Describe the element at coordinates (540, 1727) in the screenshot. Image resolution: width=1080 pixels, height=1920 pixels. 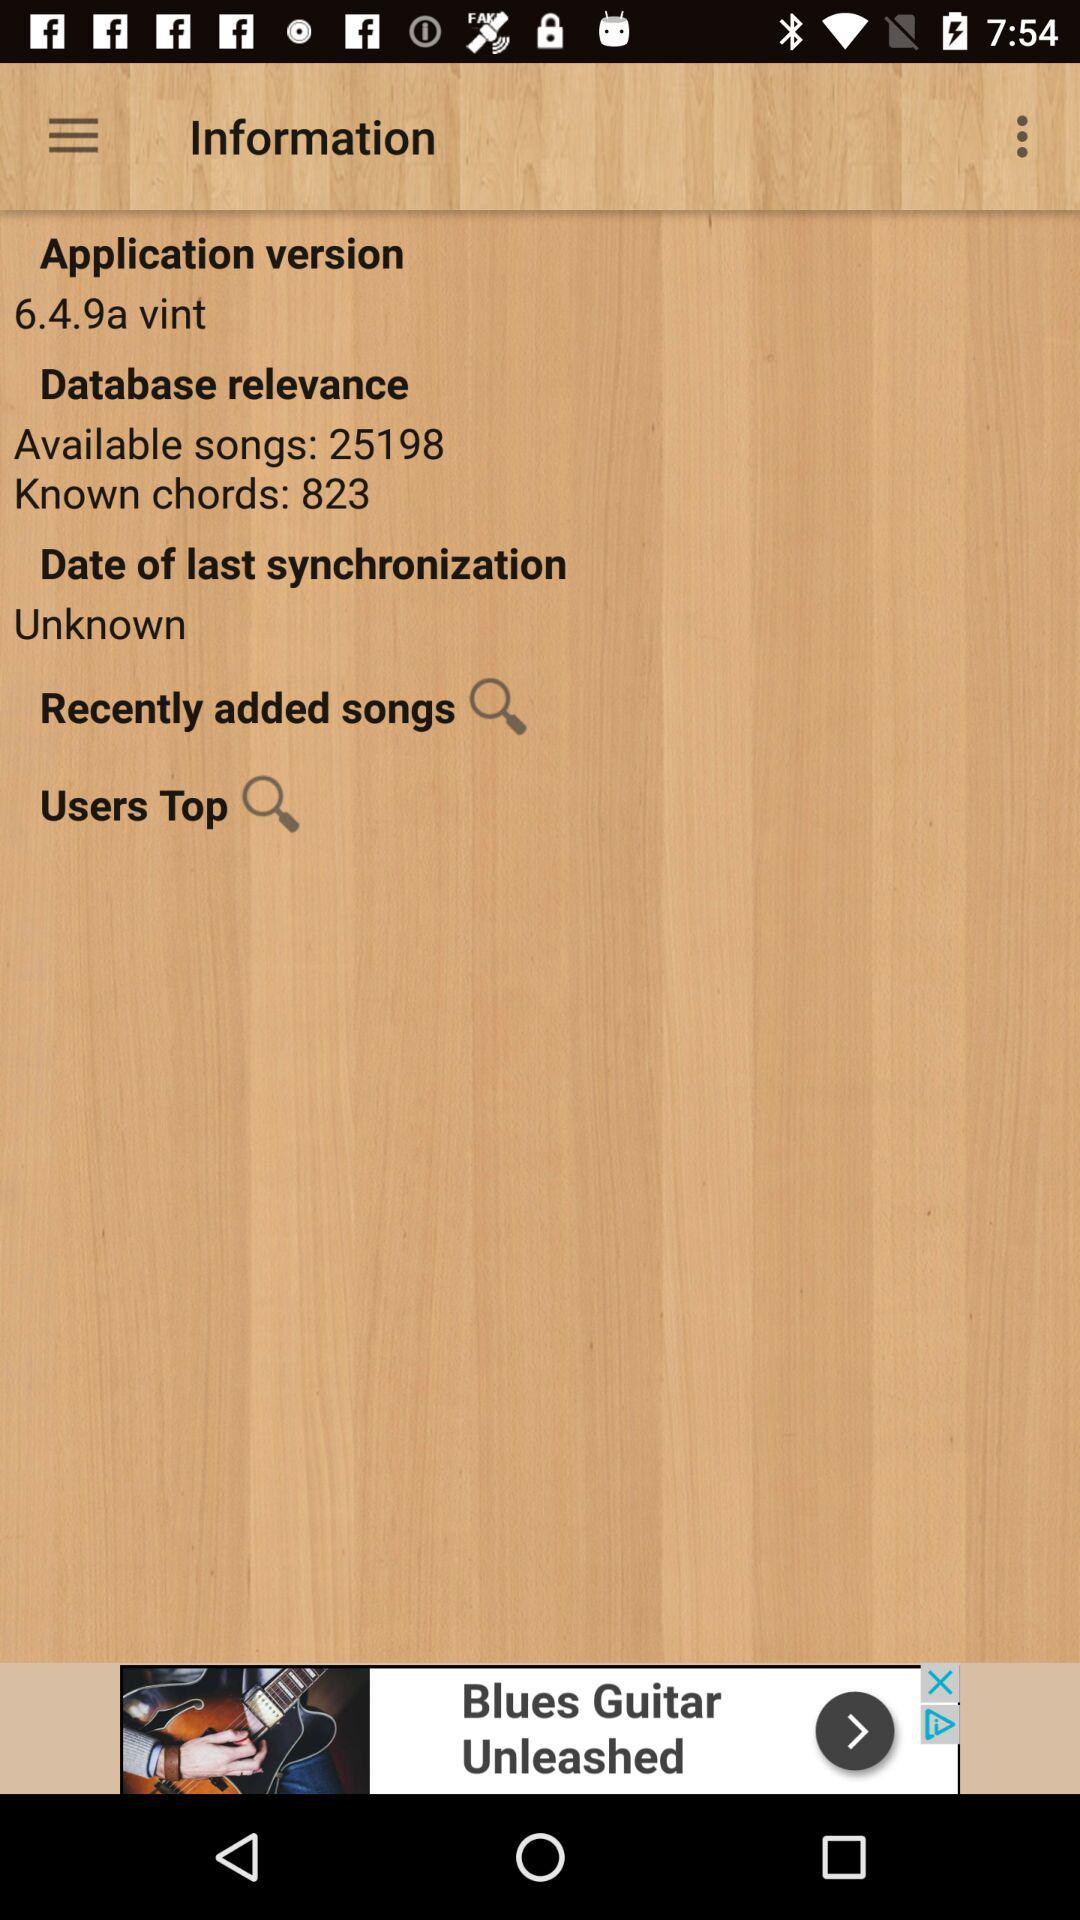
I see `previous` at that location.